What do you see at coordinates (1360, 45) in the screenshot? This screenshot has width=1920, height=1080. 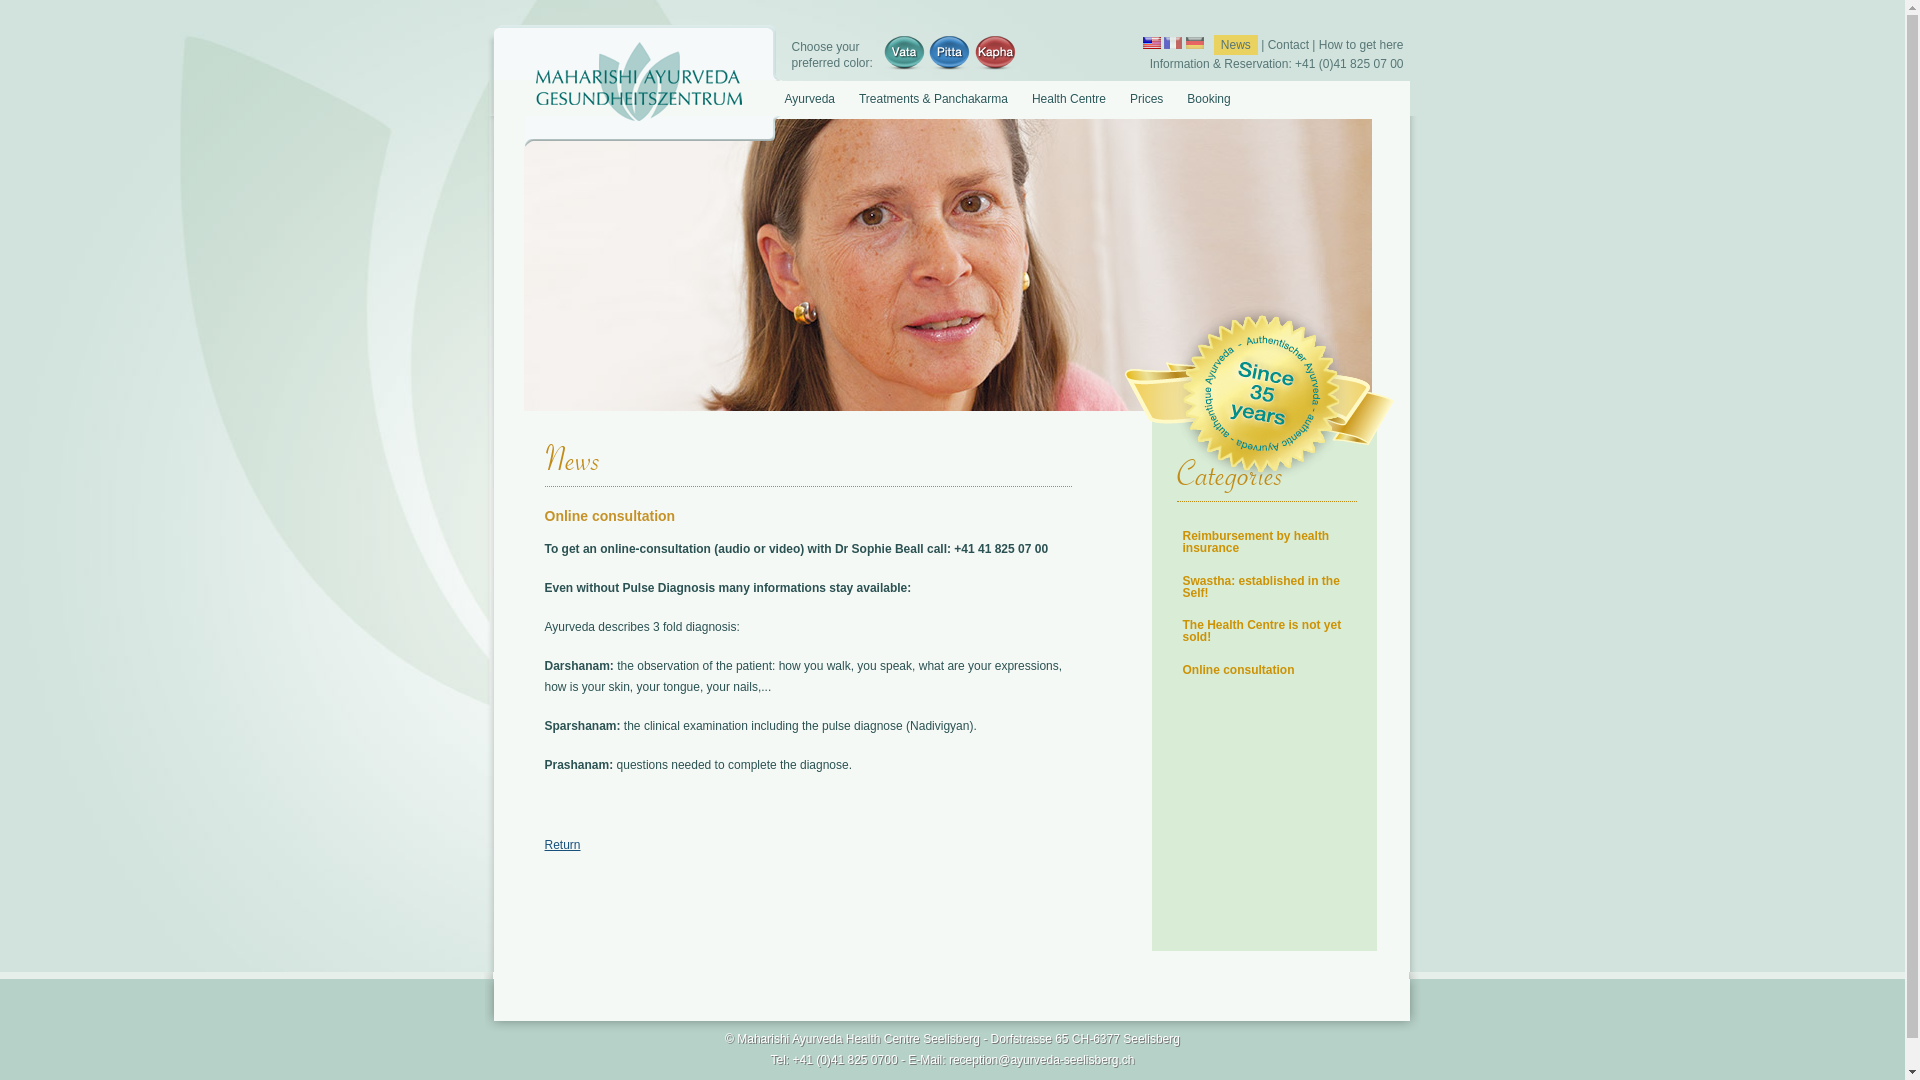 I see `'How to get here'` at bounding box center [1360, 45].